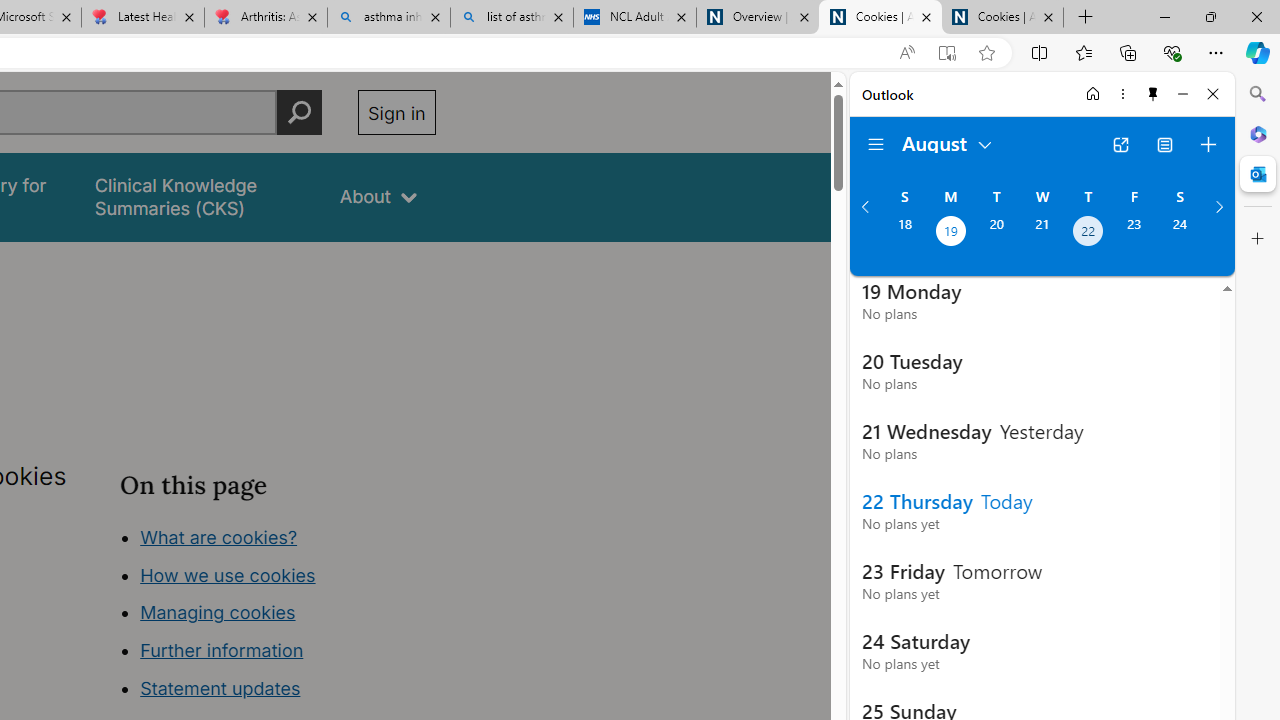 The height and width of the screenshot is (720, 1280). Describe the element at coordinates (947, 141) in the screenshot. I see `'August'` at that location.